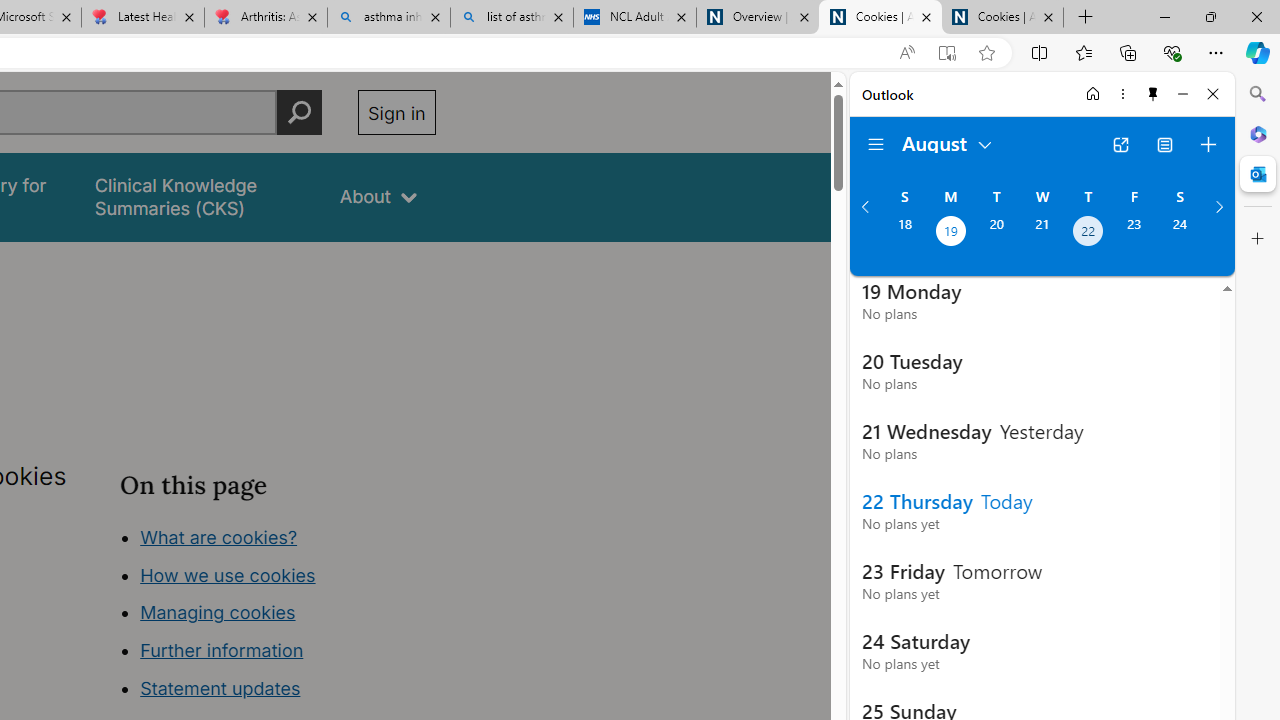 The height and width of the screenshot is (720, 1280). Describe the element at coordinates (947, 141) in the screenshot. I see `'August'` at that location.